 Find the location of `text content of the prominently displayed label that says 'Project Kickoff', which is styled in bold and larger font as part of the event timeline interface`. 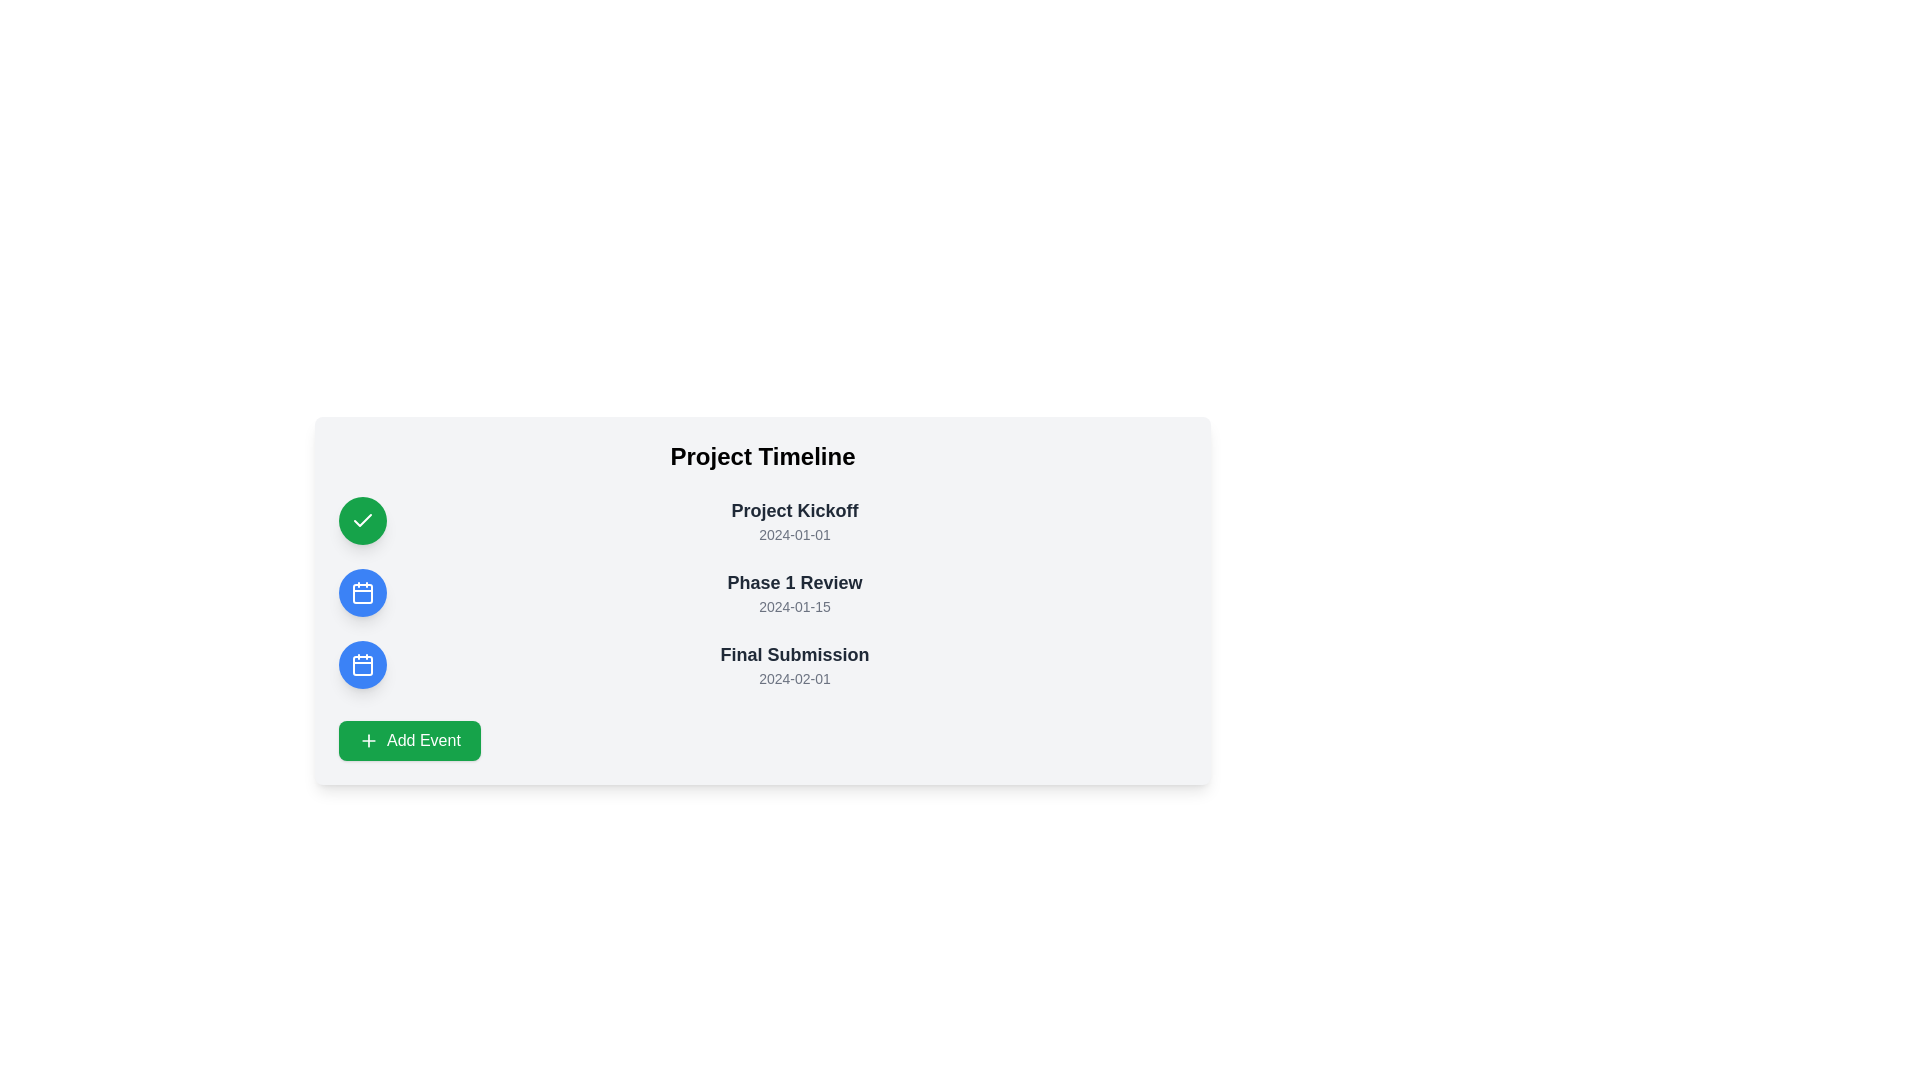

text content of the prominently displayed label that says 'Project Kickoff', which is styled in bold and larger font as part of the event timeline interface is located at coordinates (794, 509).